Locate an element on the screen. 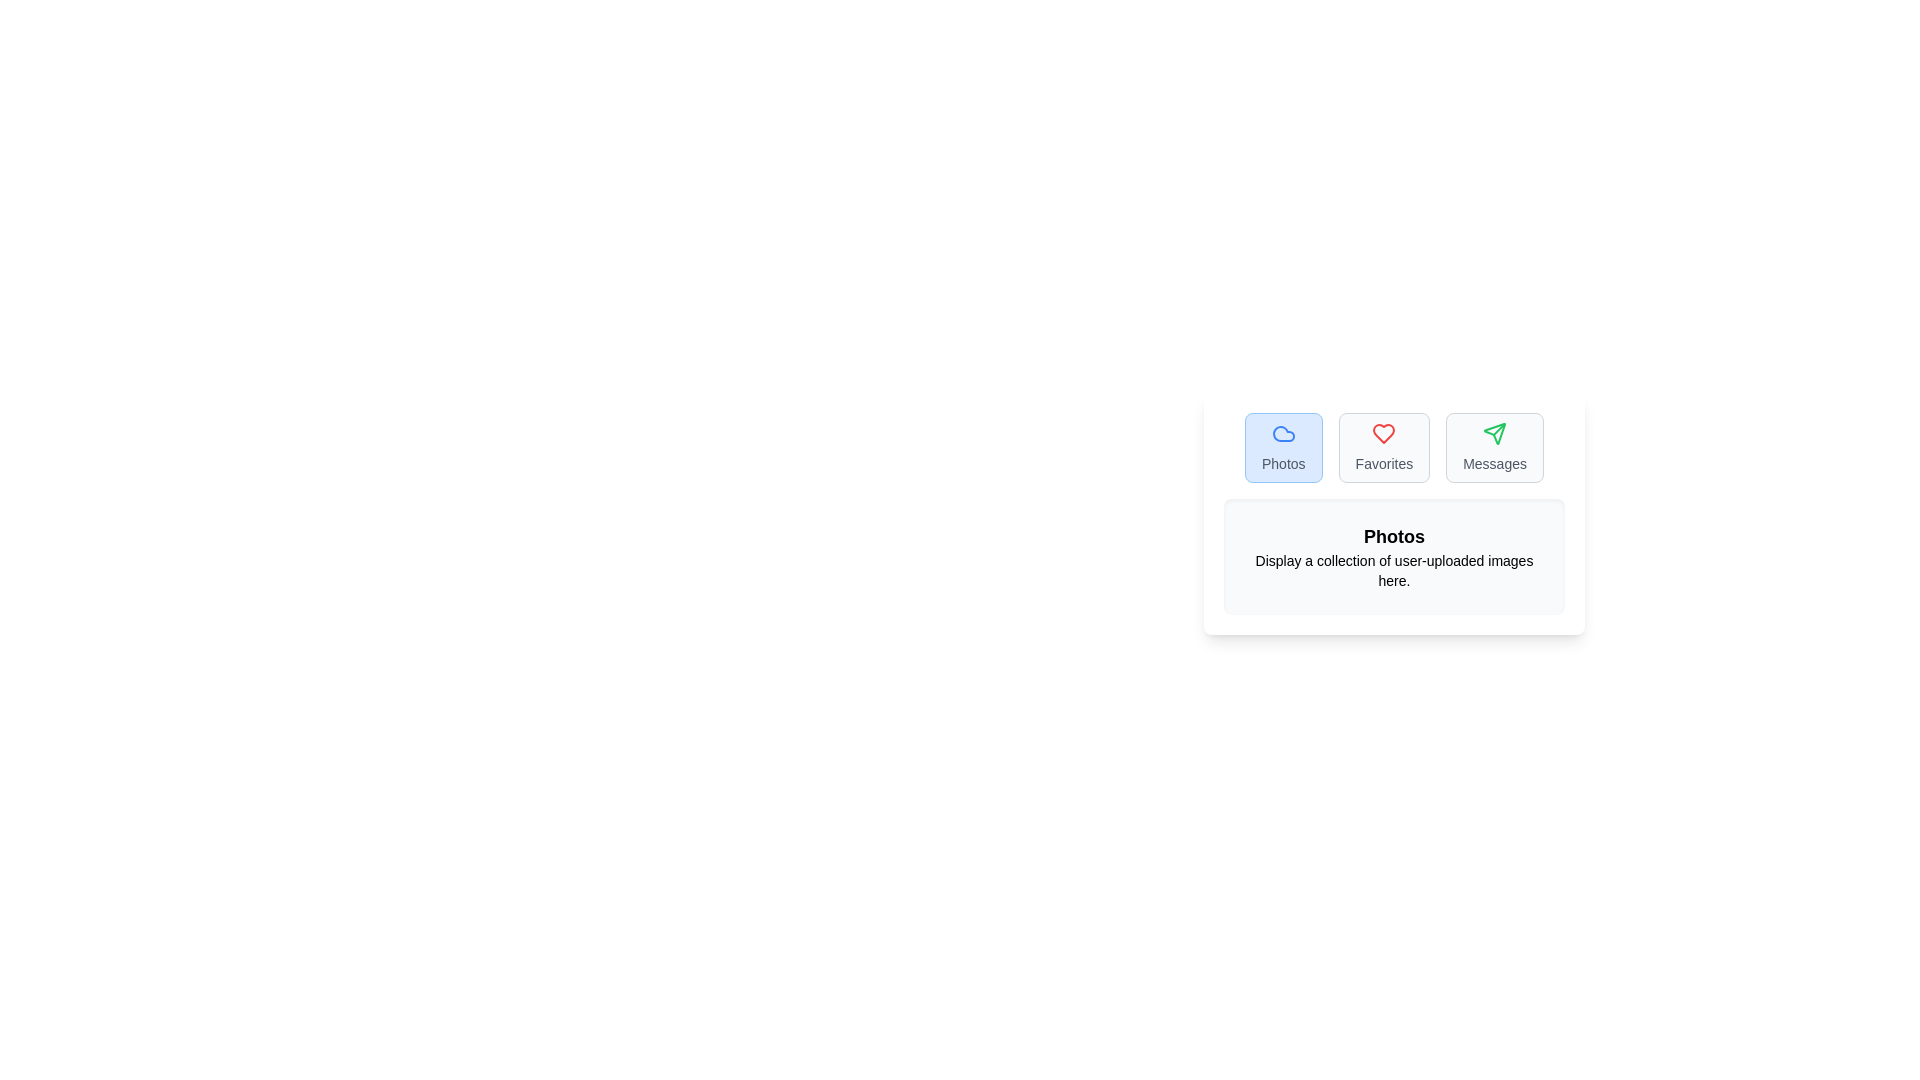 This screenshot has height=1080, width=1920. the central part of the heart icon button located between the 'Photos' and 'Messages' buttons at the top of the panel is located at coordinates (1383, 433).